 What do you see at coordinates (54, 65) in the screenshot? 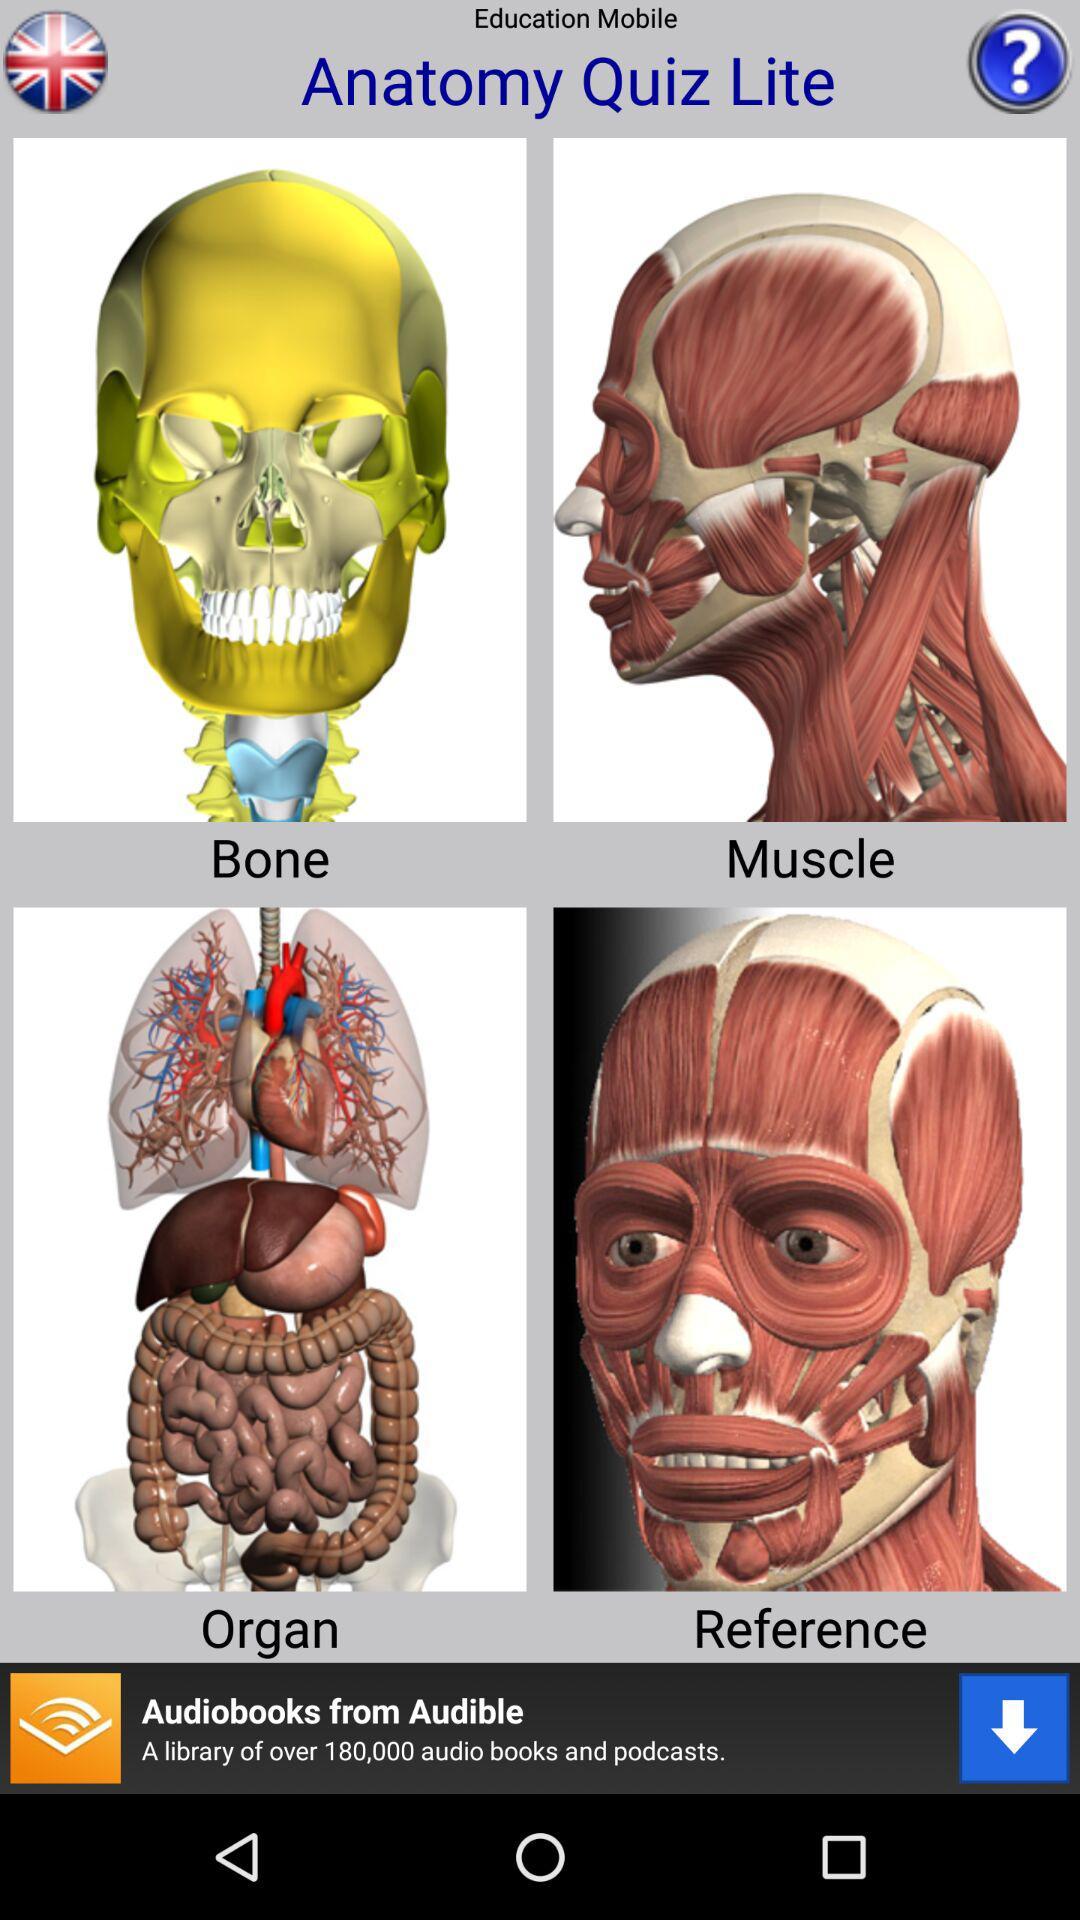
I see `the national_flag icon` at bounding box center [54, 65].